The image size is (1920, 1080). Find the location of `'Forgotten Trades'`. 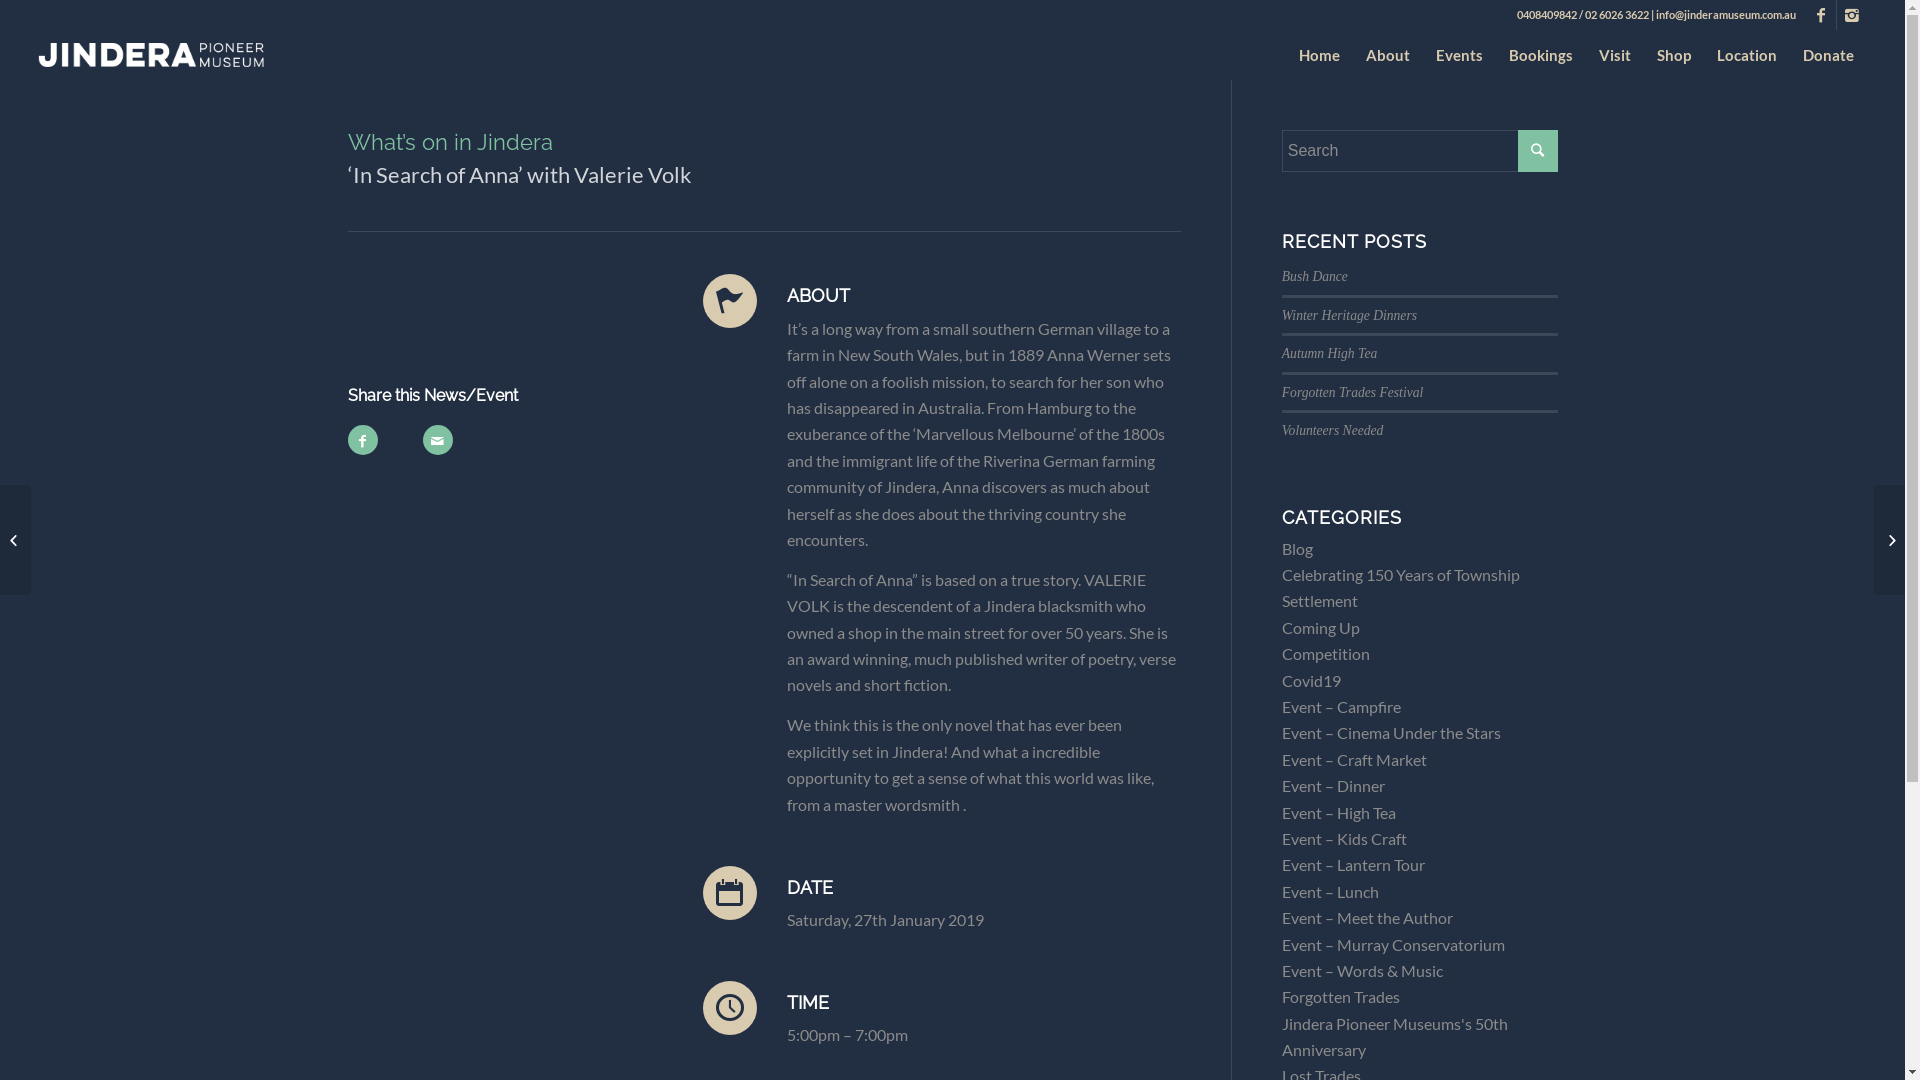

'Forgotten Trades' is located at coordinates (1340, 996).